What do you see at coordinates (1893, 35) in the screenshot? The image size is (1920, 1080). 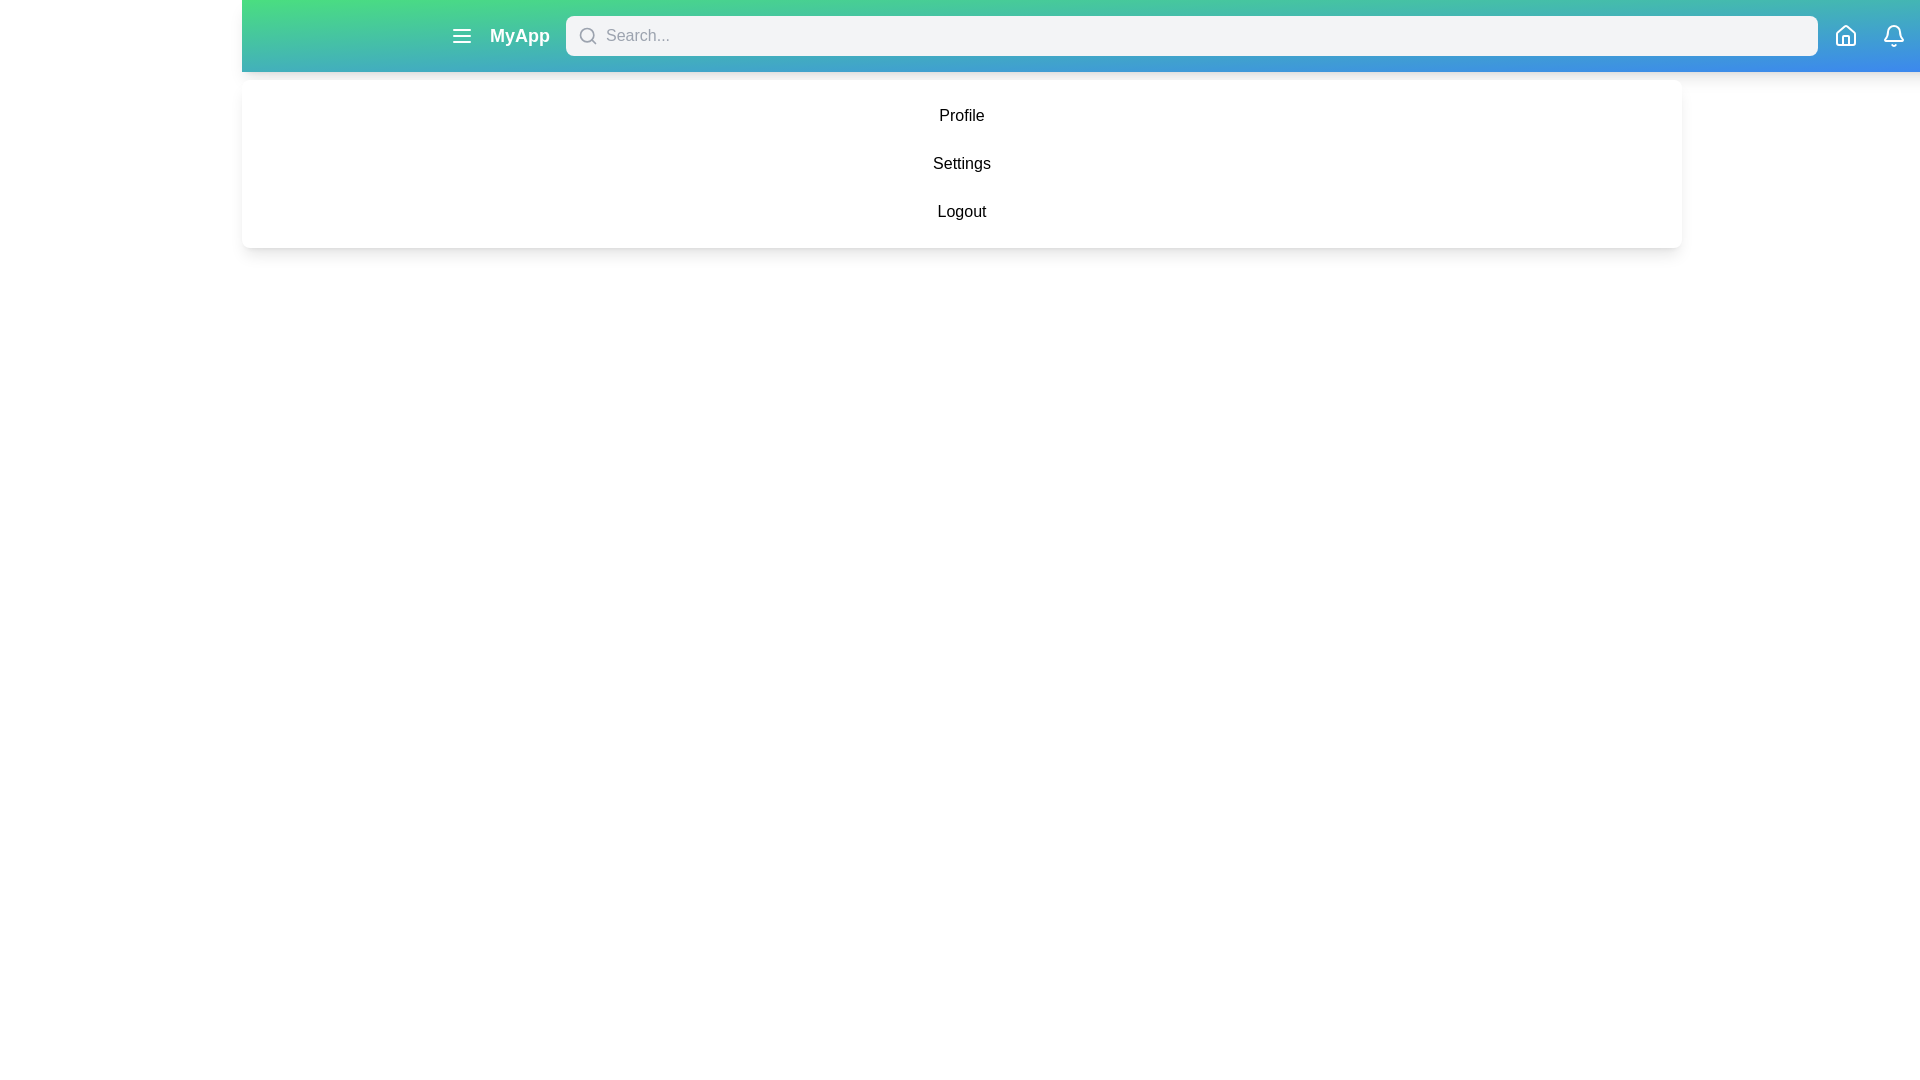 I see `the notification bell icon located at the top-right corner of the navigation header` at bounding box center [1893, 35].